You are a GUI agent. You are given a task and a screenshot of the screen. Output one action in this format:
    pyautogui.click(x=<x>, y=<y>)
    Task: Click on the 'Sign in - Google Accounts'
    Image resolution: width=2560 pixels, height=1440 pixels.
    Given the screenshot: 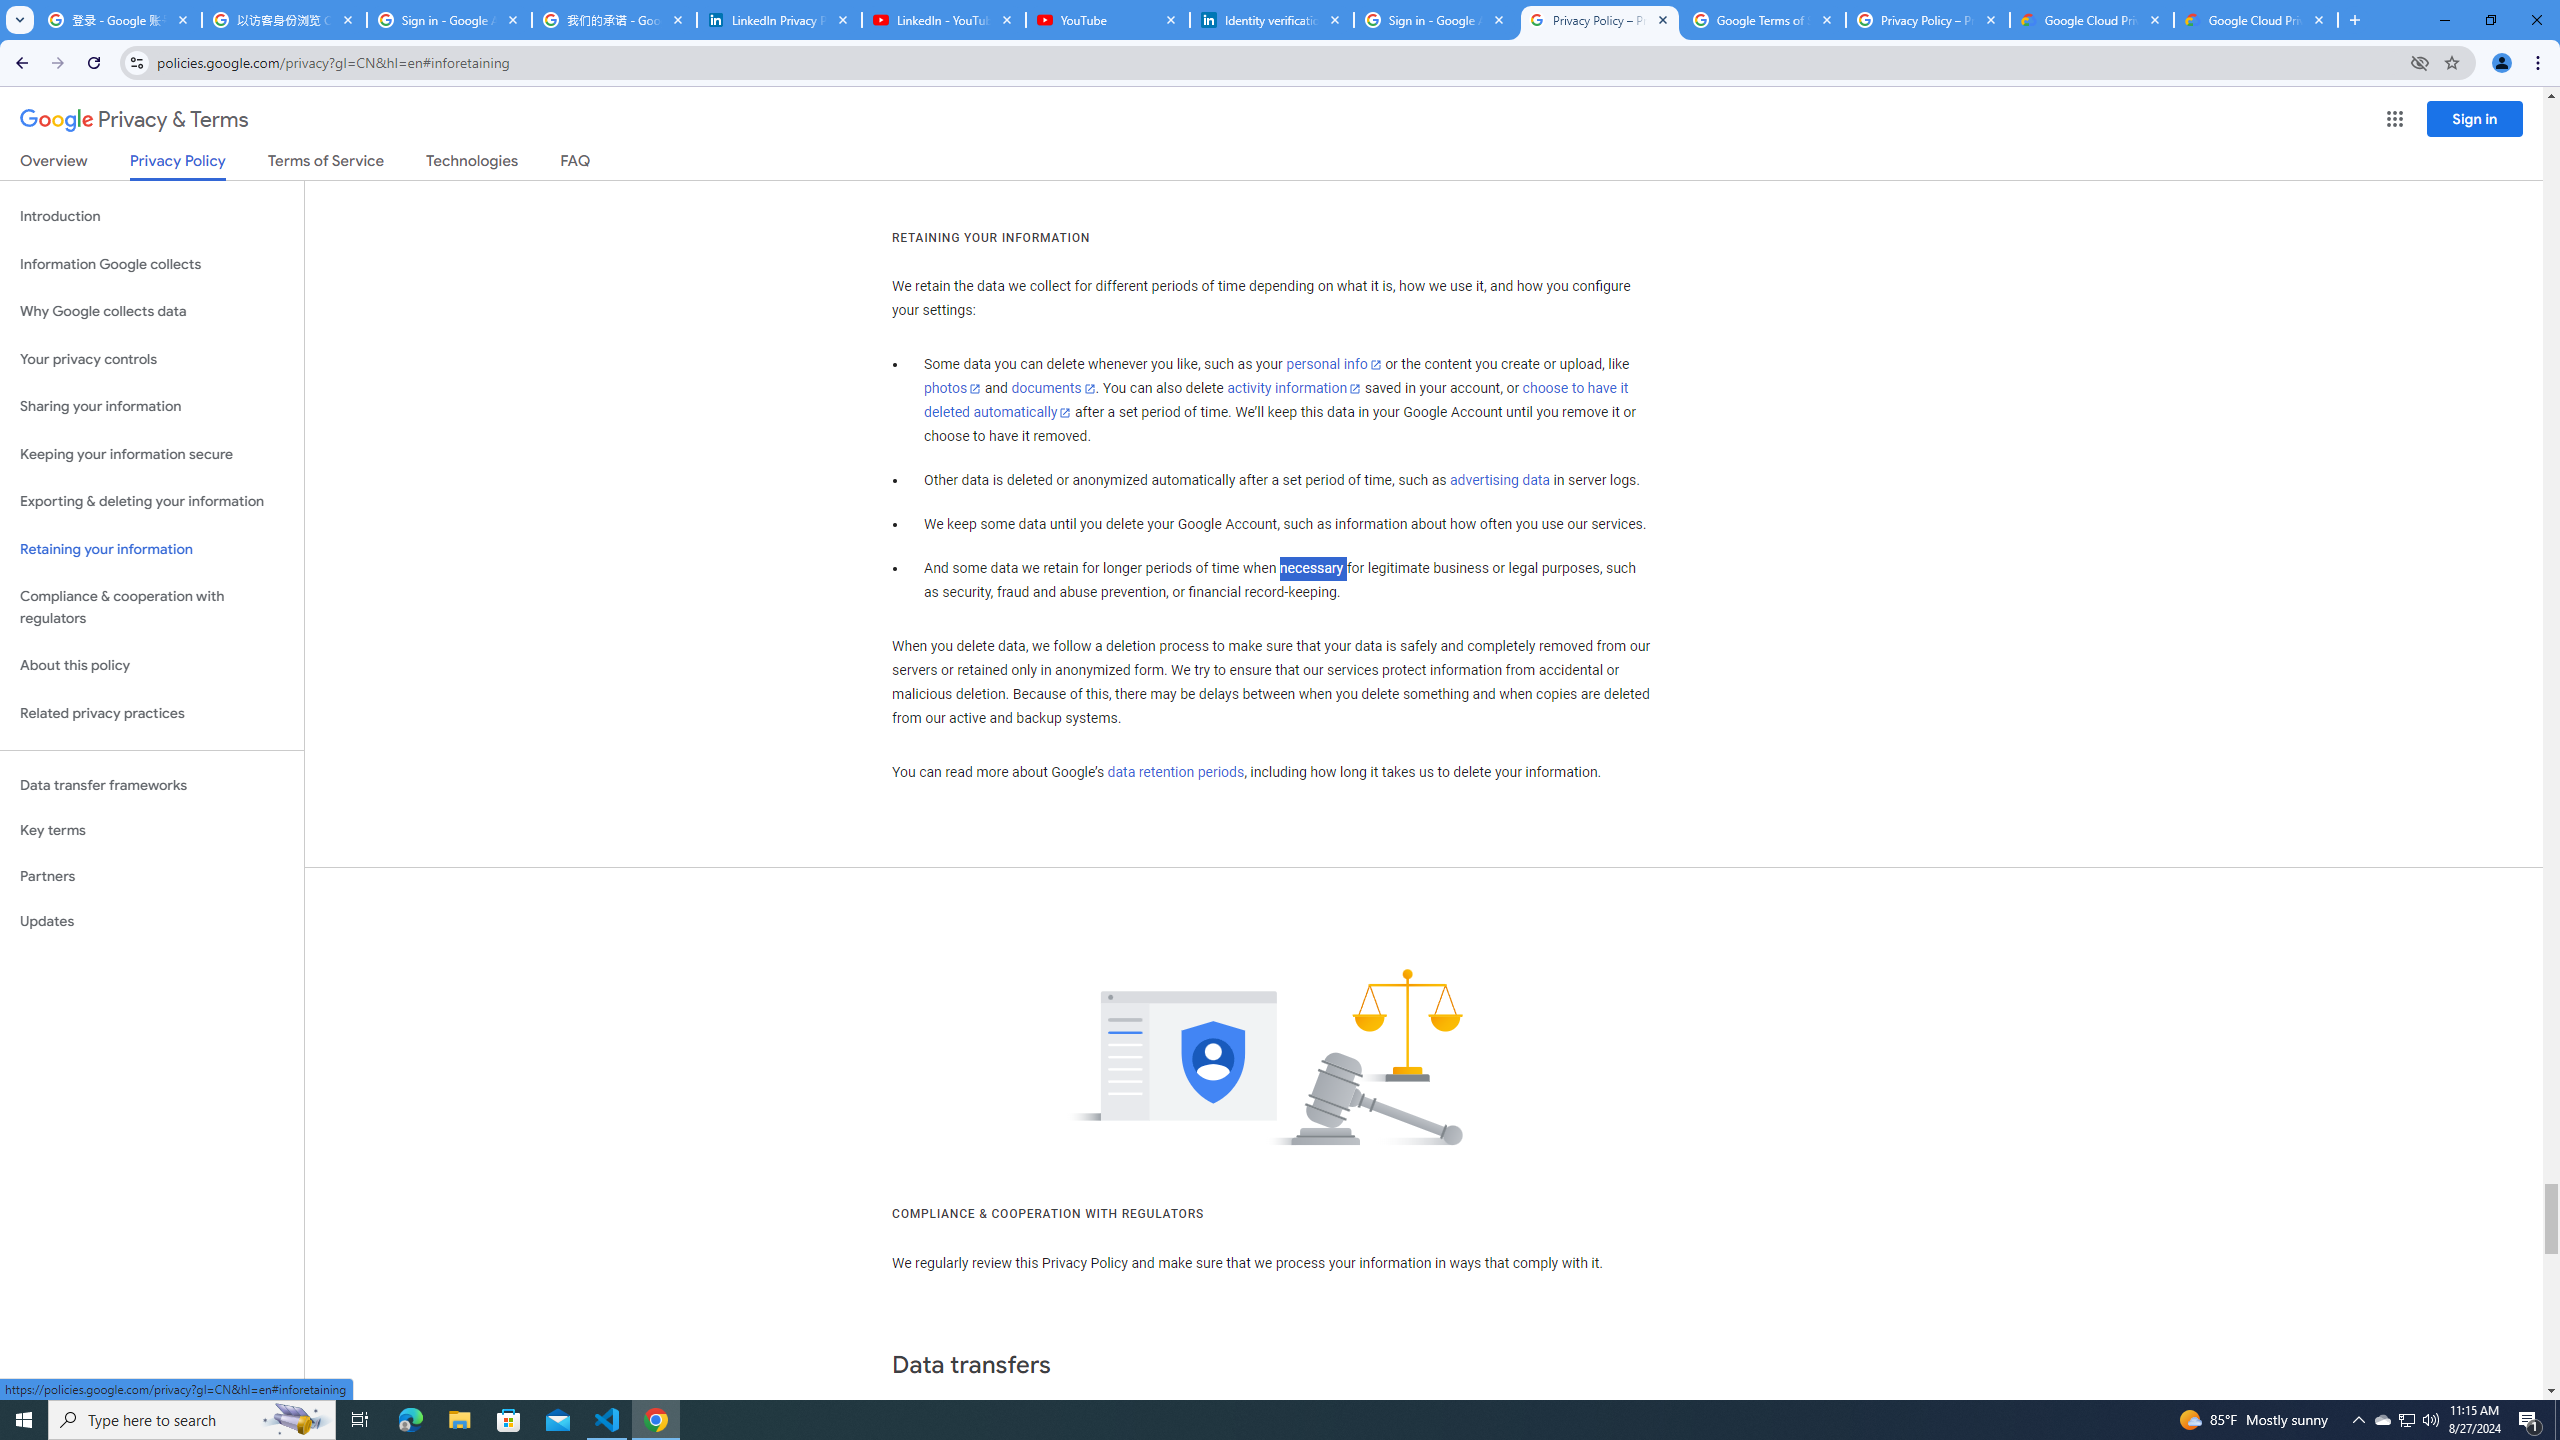 What is the action you would take?
    pyautogui.click(x=1434, y=19)
    